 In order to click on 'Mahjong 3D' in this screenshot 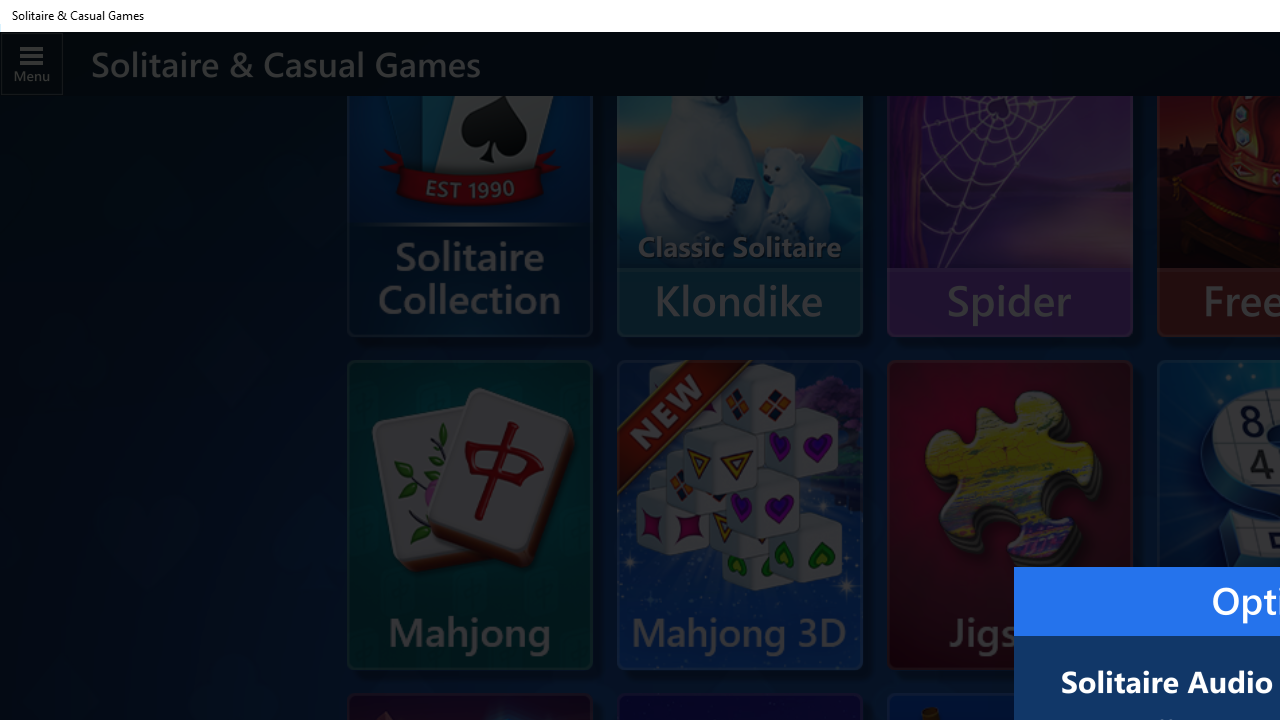, I will do `click(738, 514)`.